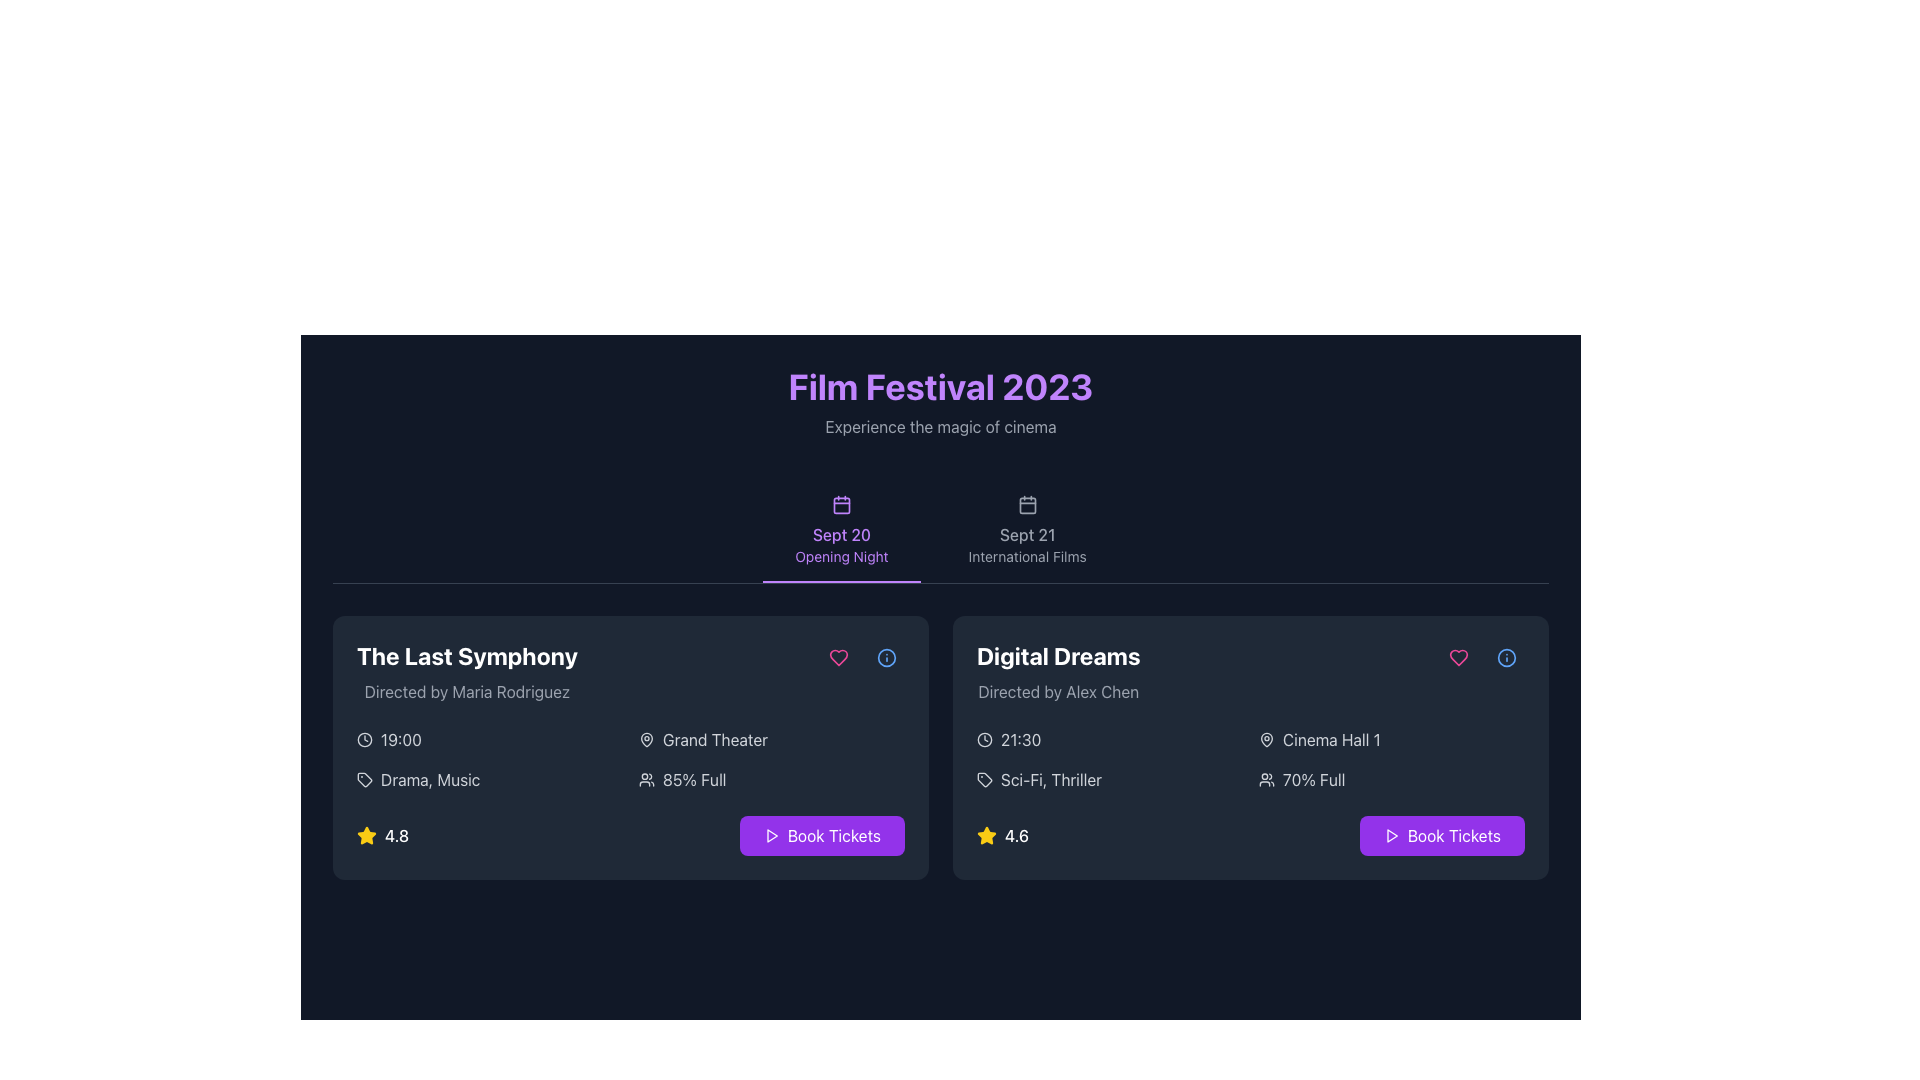  What do you see at coordinates (1459, 658) in the screenshot?
I see `the favorite icon located in the upper-right corner of the 'Digital Dreams' movie card` at bounding box center [1459, 658].